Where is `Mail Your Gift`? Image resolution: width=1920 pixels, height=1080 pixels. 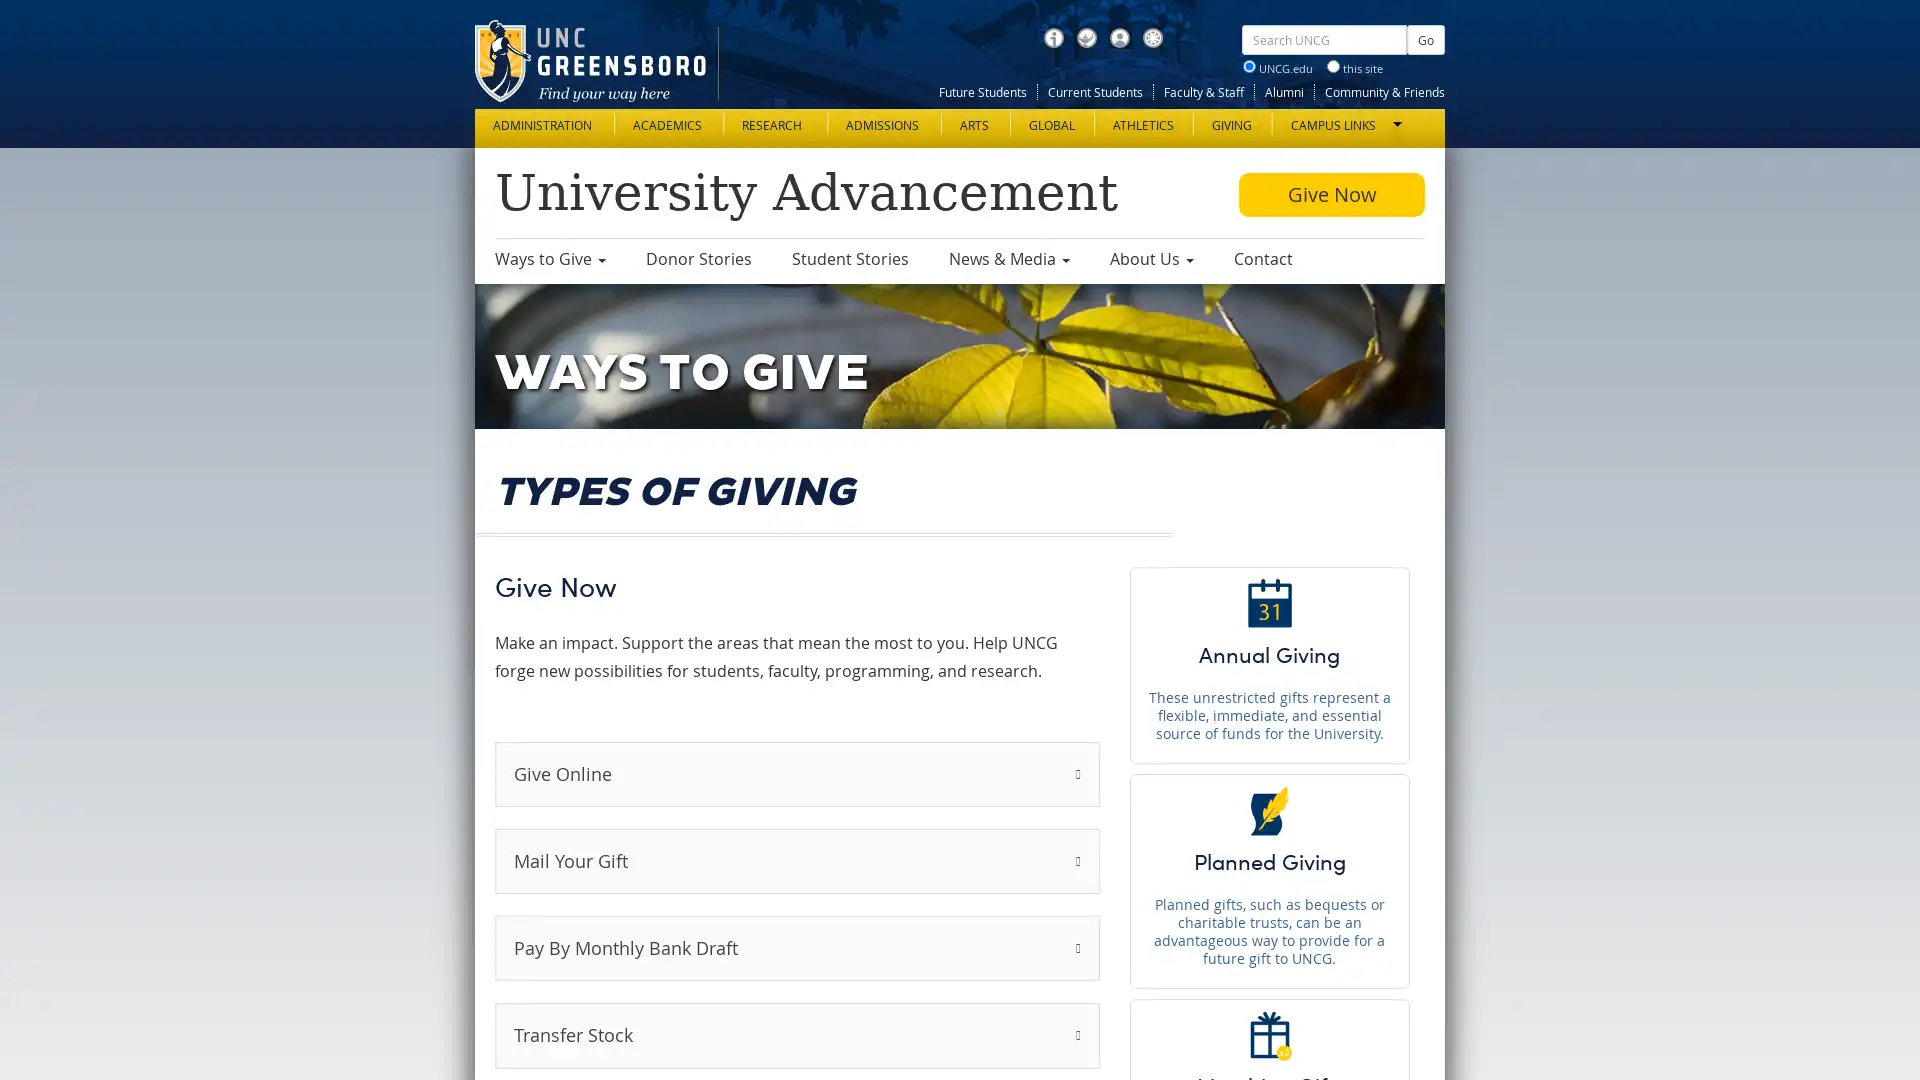
Mail Your Gift is located at coordinates (795, 860).